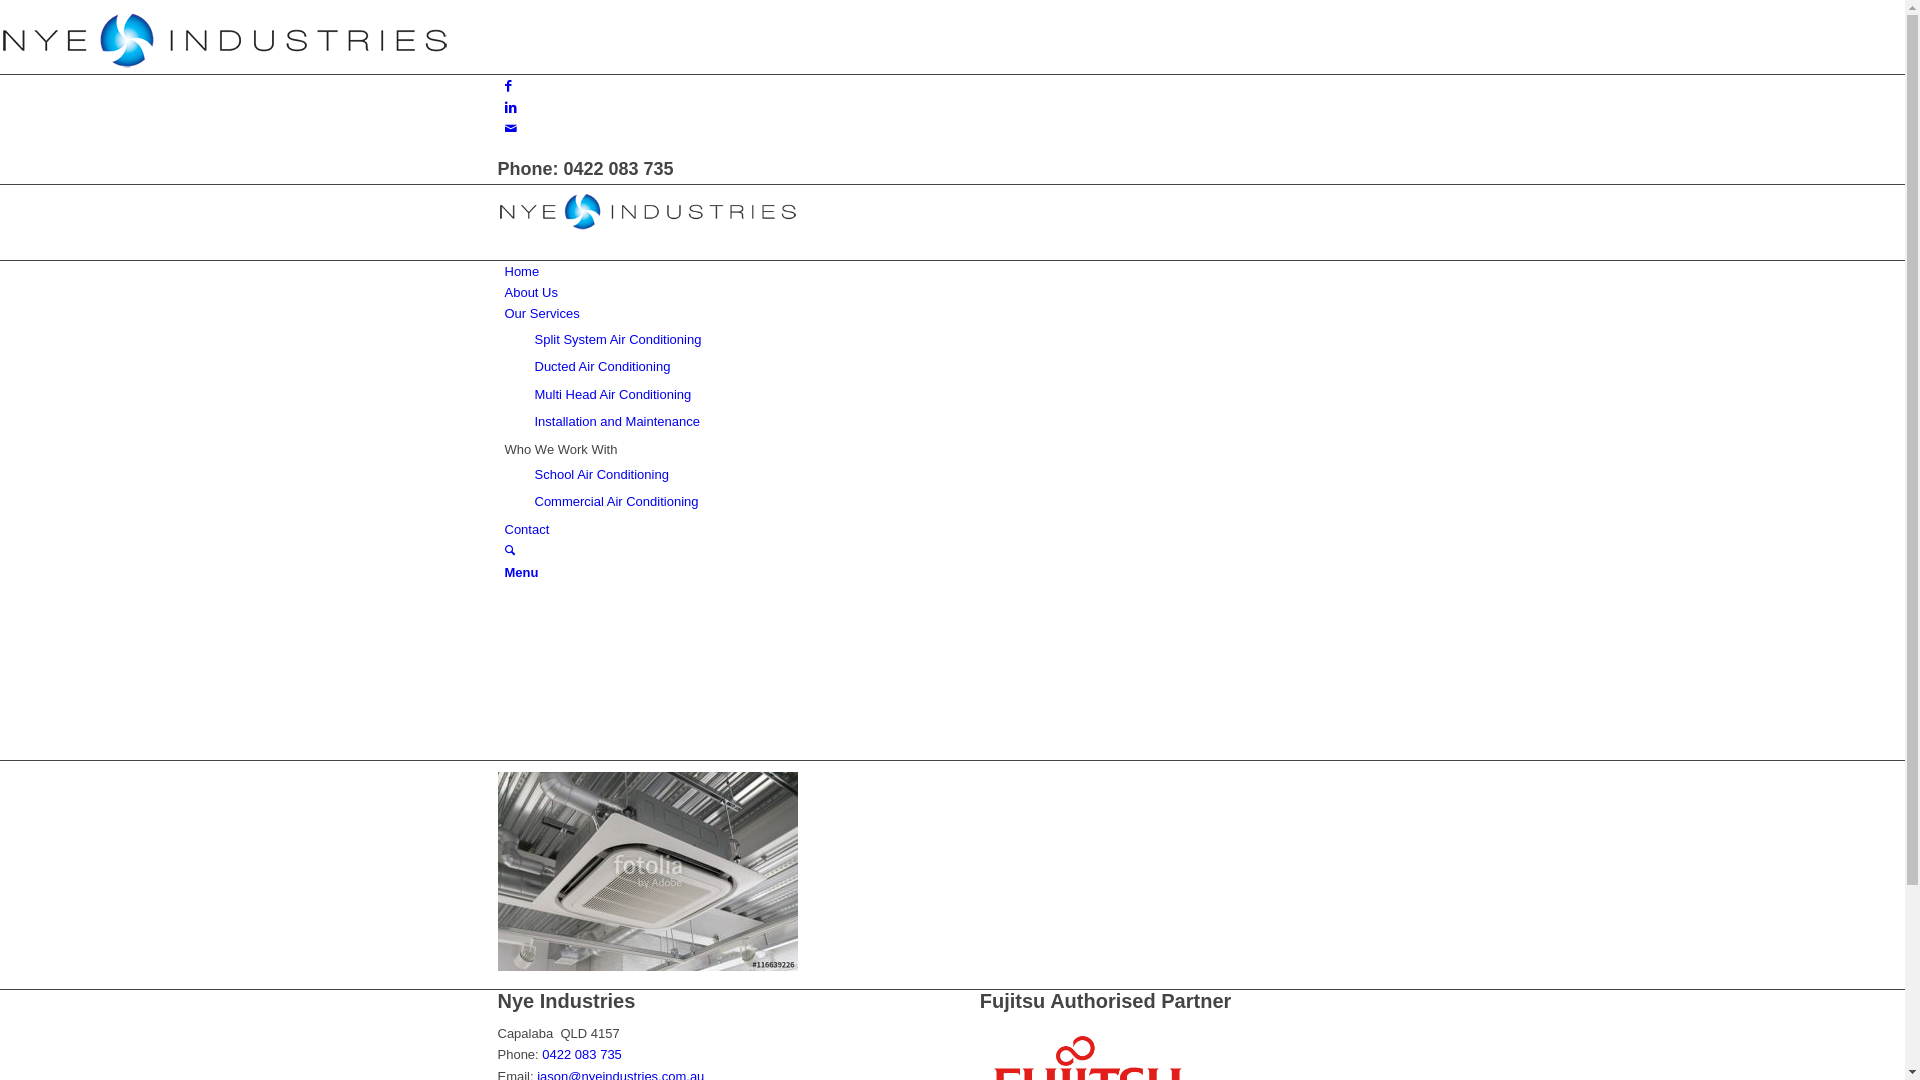 The height and width of the screenshot is (1080, 1920). I want to click on 'About Us', so click(530, 292).